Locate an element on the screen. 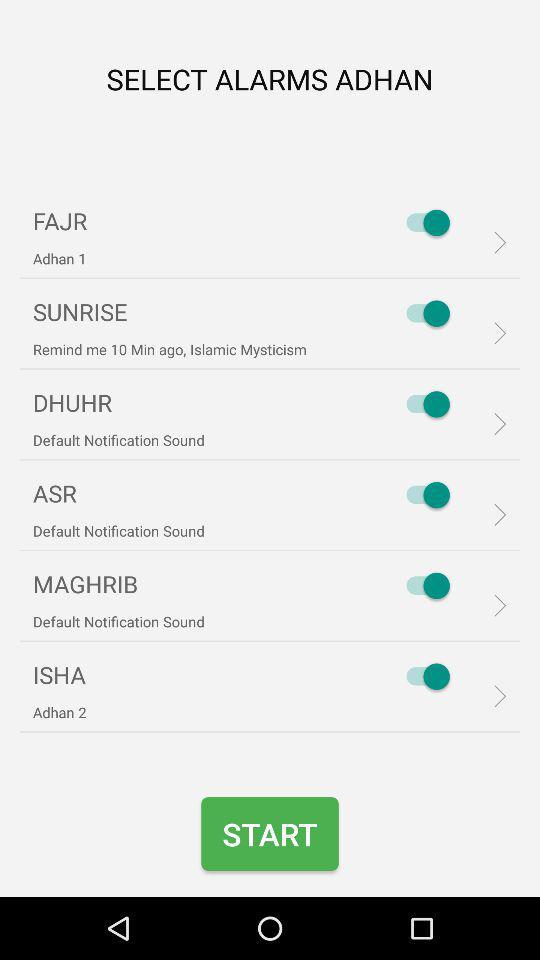 Image resolution: width=540 pixels, height=960 pixels. the third switch on the right next to the button dhuhr on the web page is located at coordinates (422, 403).